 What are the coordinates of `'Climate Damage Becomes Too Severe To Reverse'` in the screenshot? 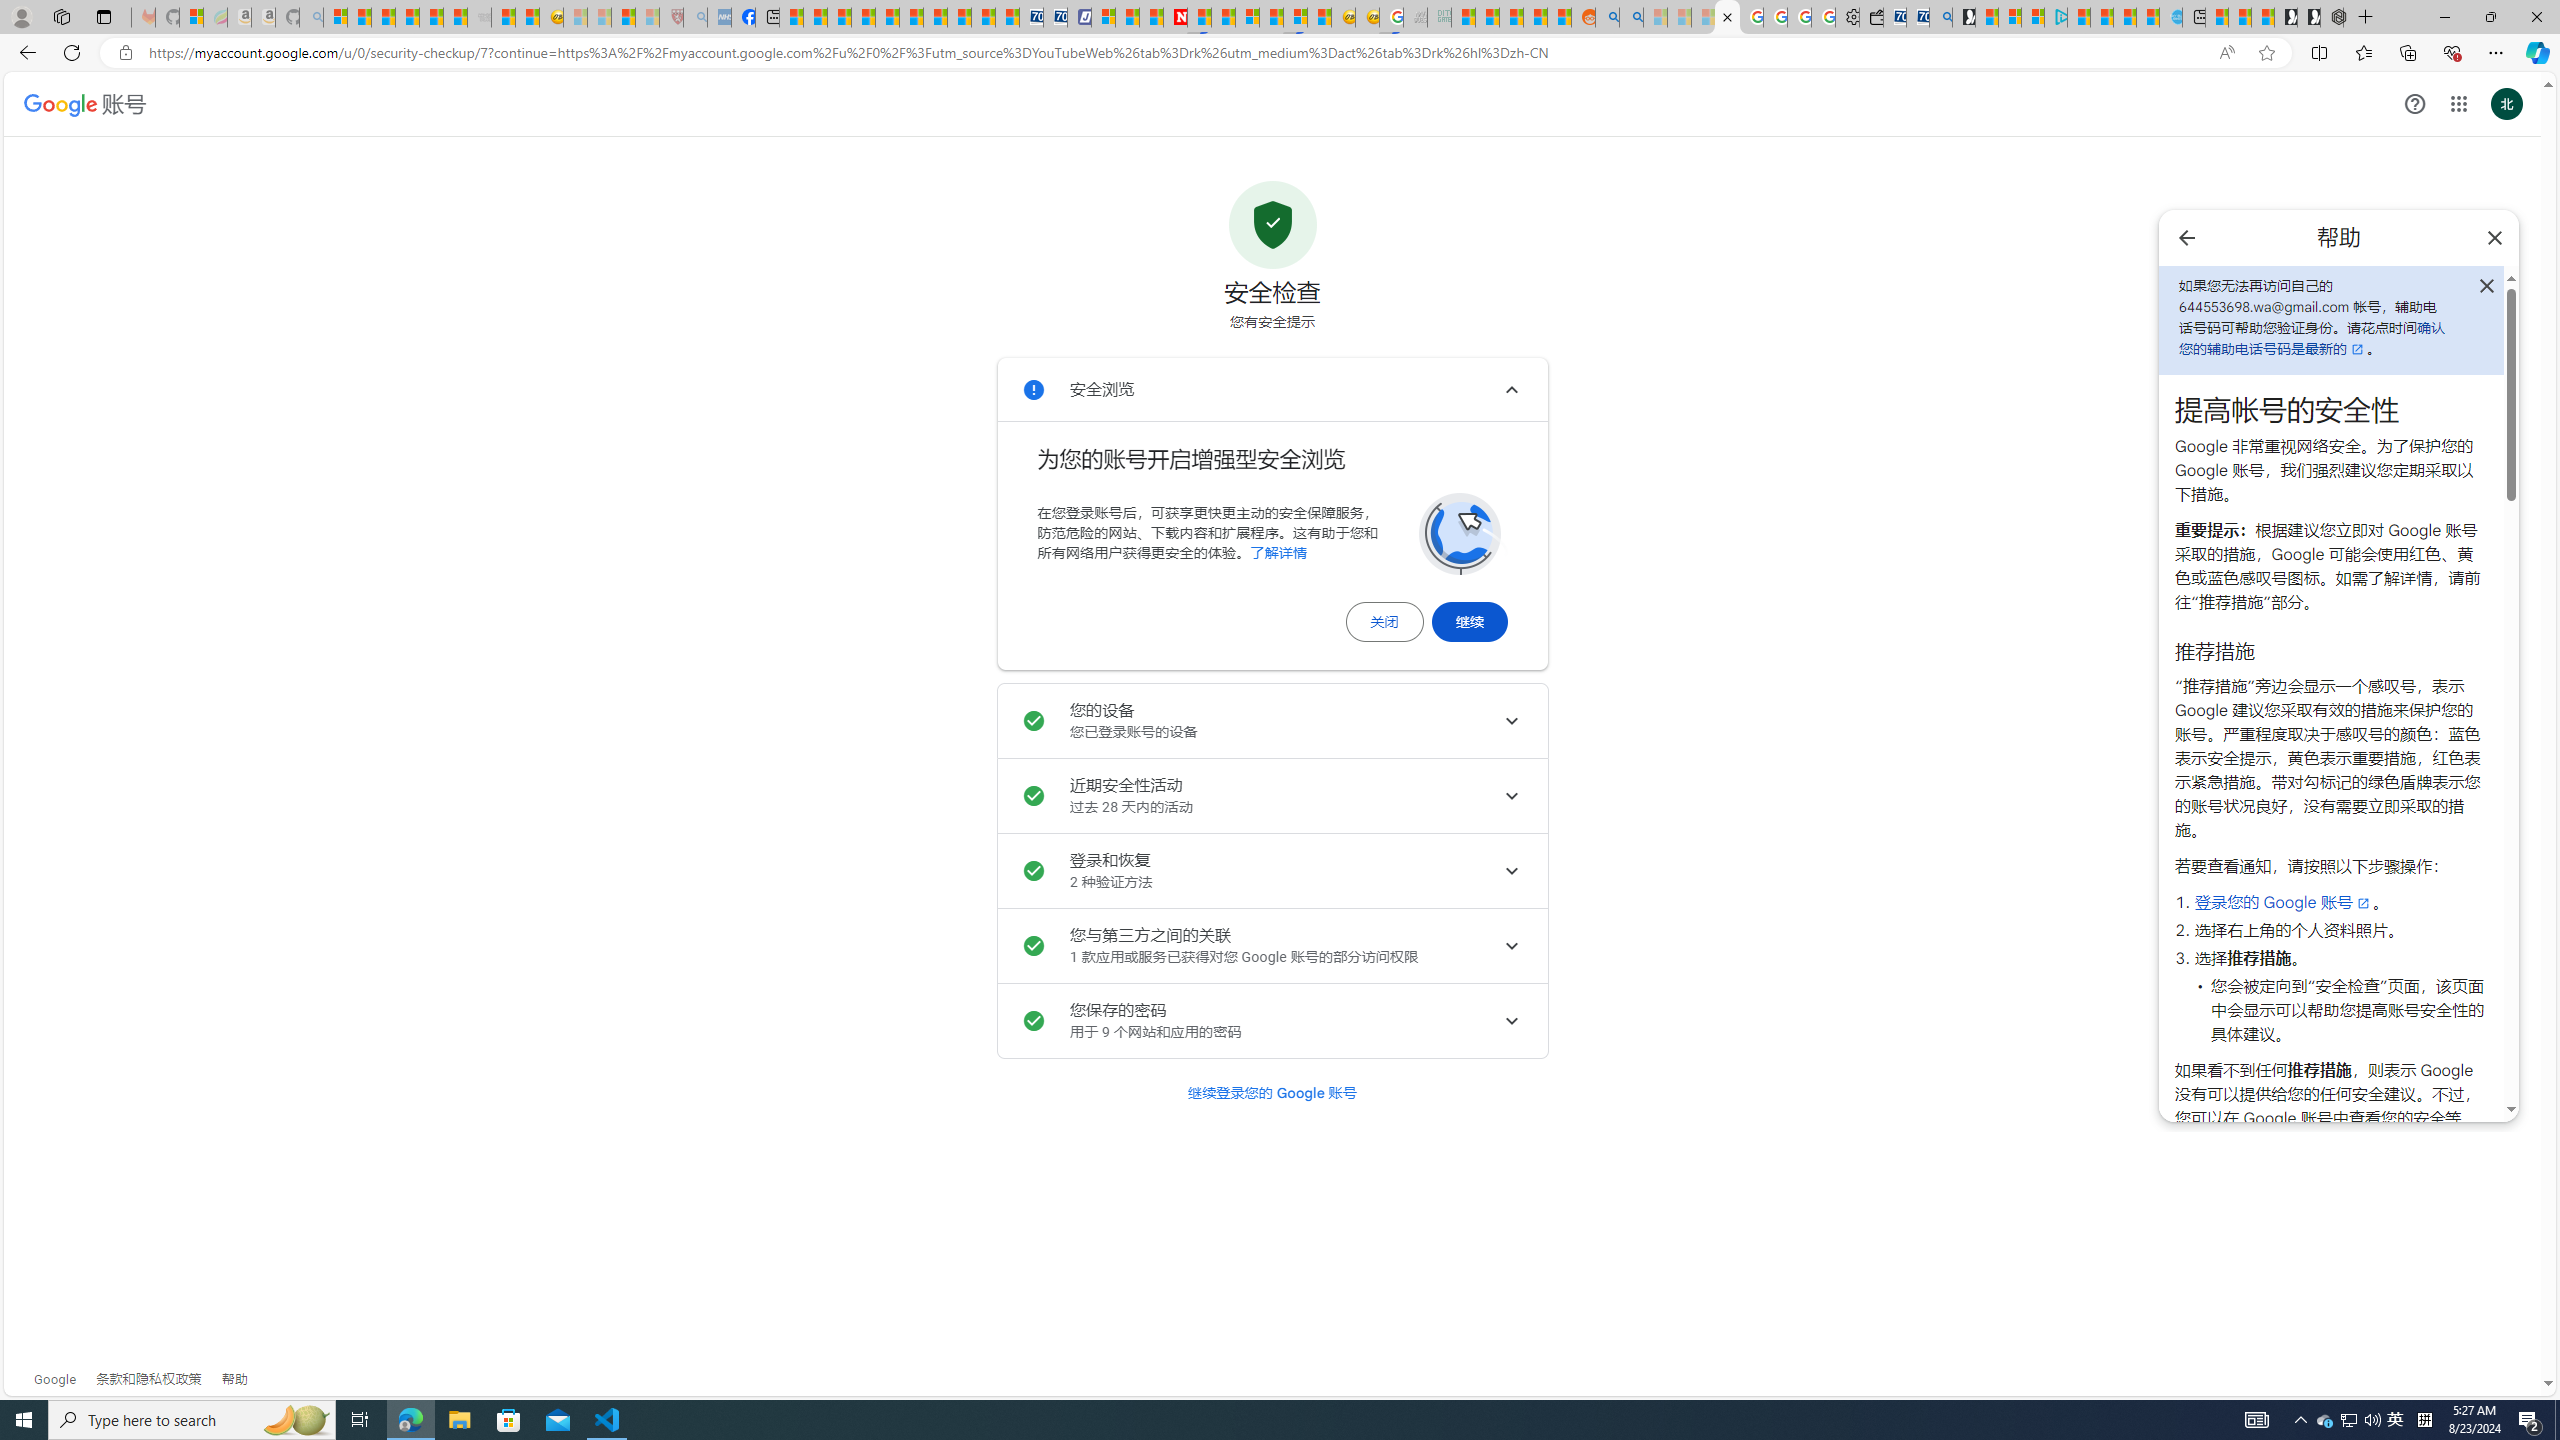 It's located at (861, 16).